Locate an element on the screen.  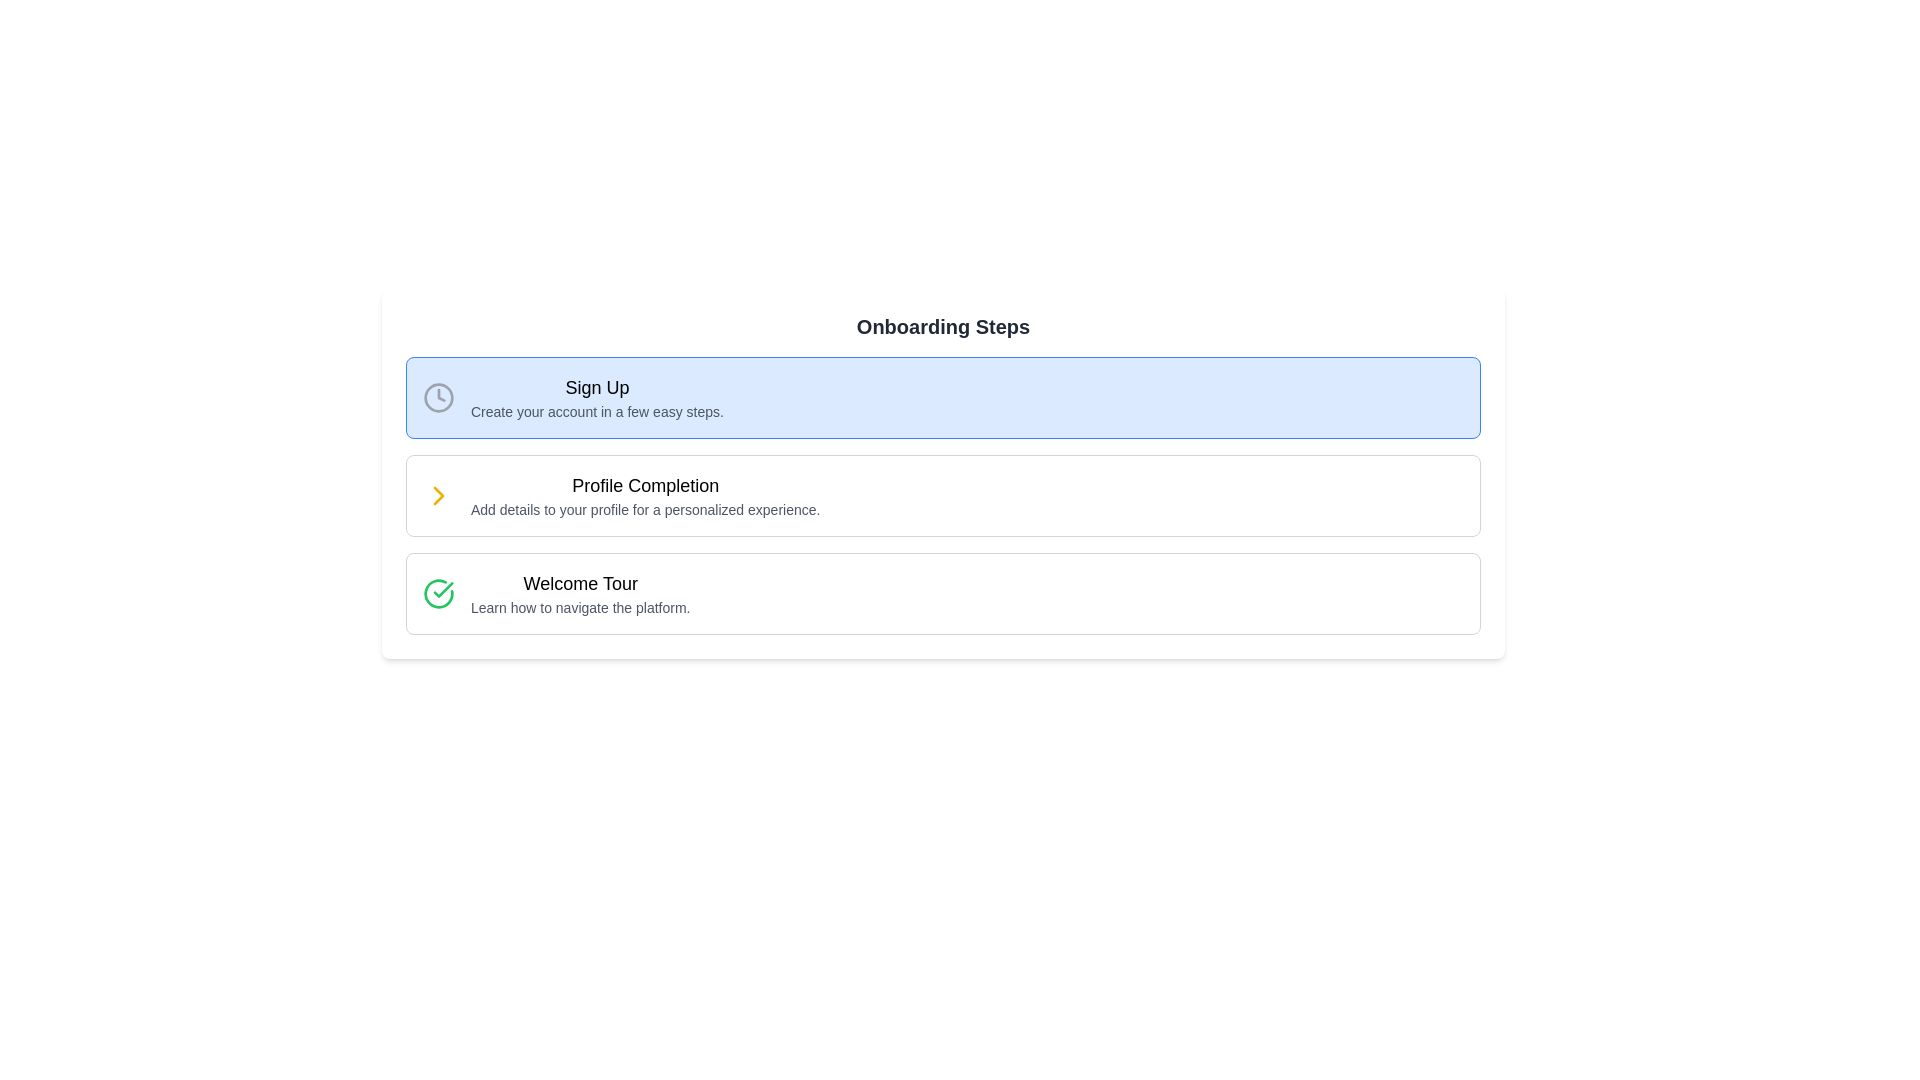
the top text label of the third onboarding step, which serves as the title for that step, positioned below the 'Sign Up' and 'Profile Completion' steps is located at coordinates (579, 583).